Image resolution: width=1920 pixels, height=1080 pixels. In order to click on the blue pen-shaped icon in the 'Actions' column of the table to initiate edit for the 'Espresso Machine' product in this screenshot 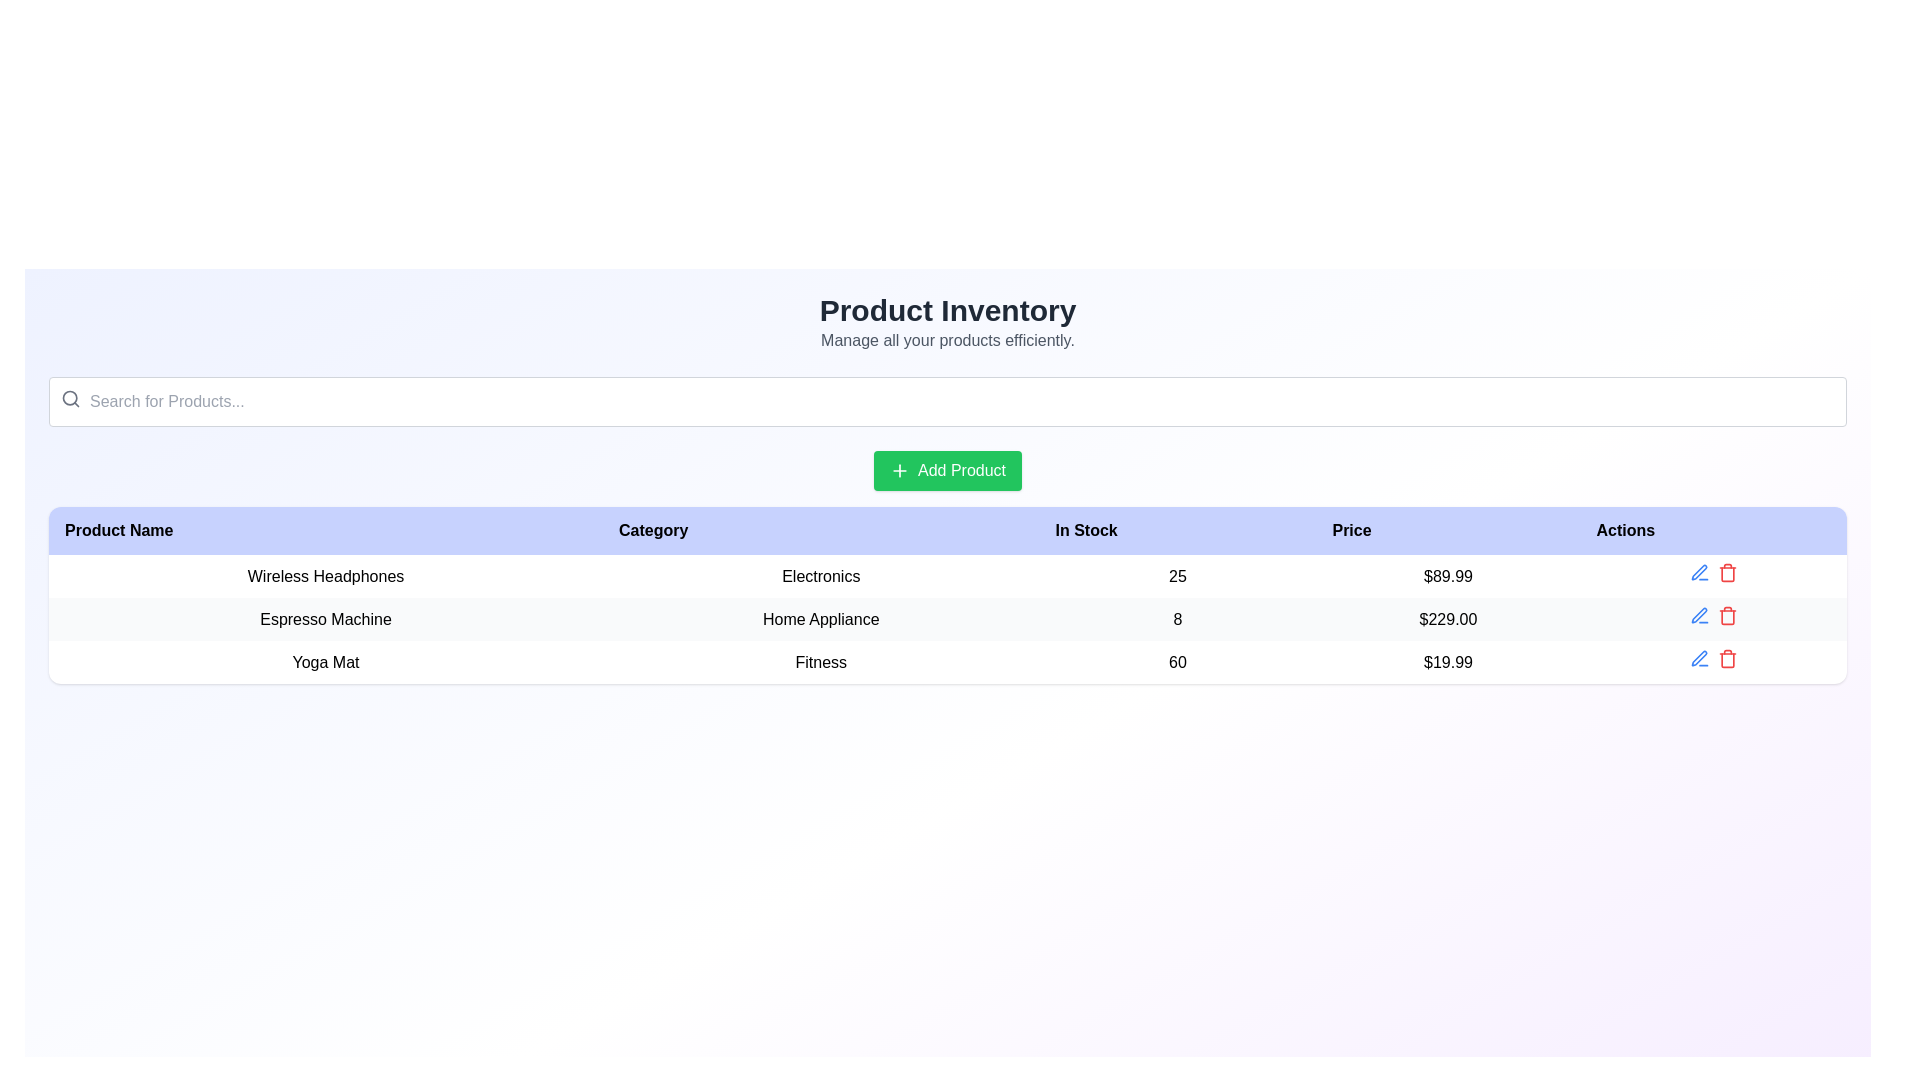, I will do `click(1698, 573)`.